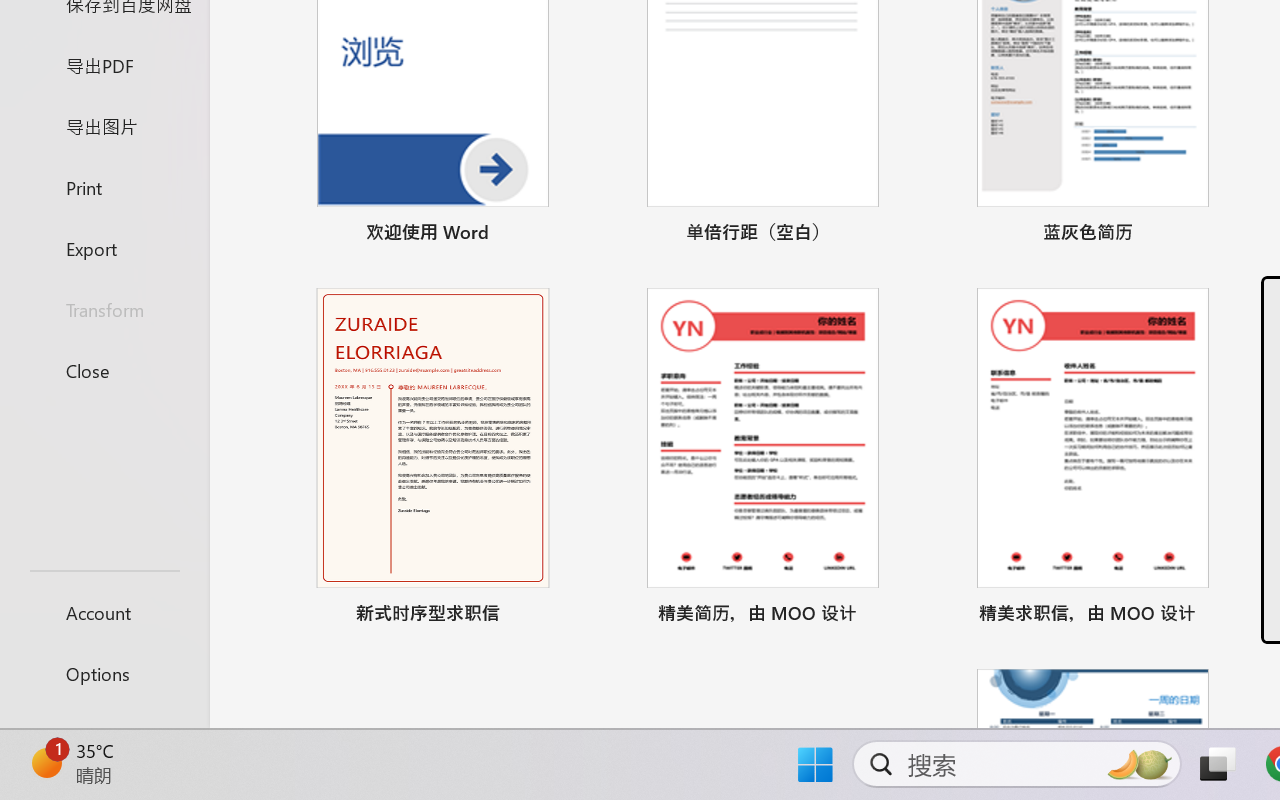  I want to click on 'Transform', so click(103, 308).